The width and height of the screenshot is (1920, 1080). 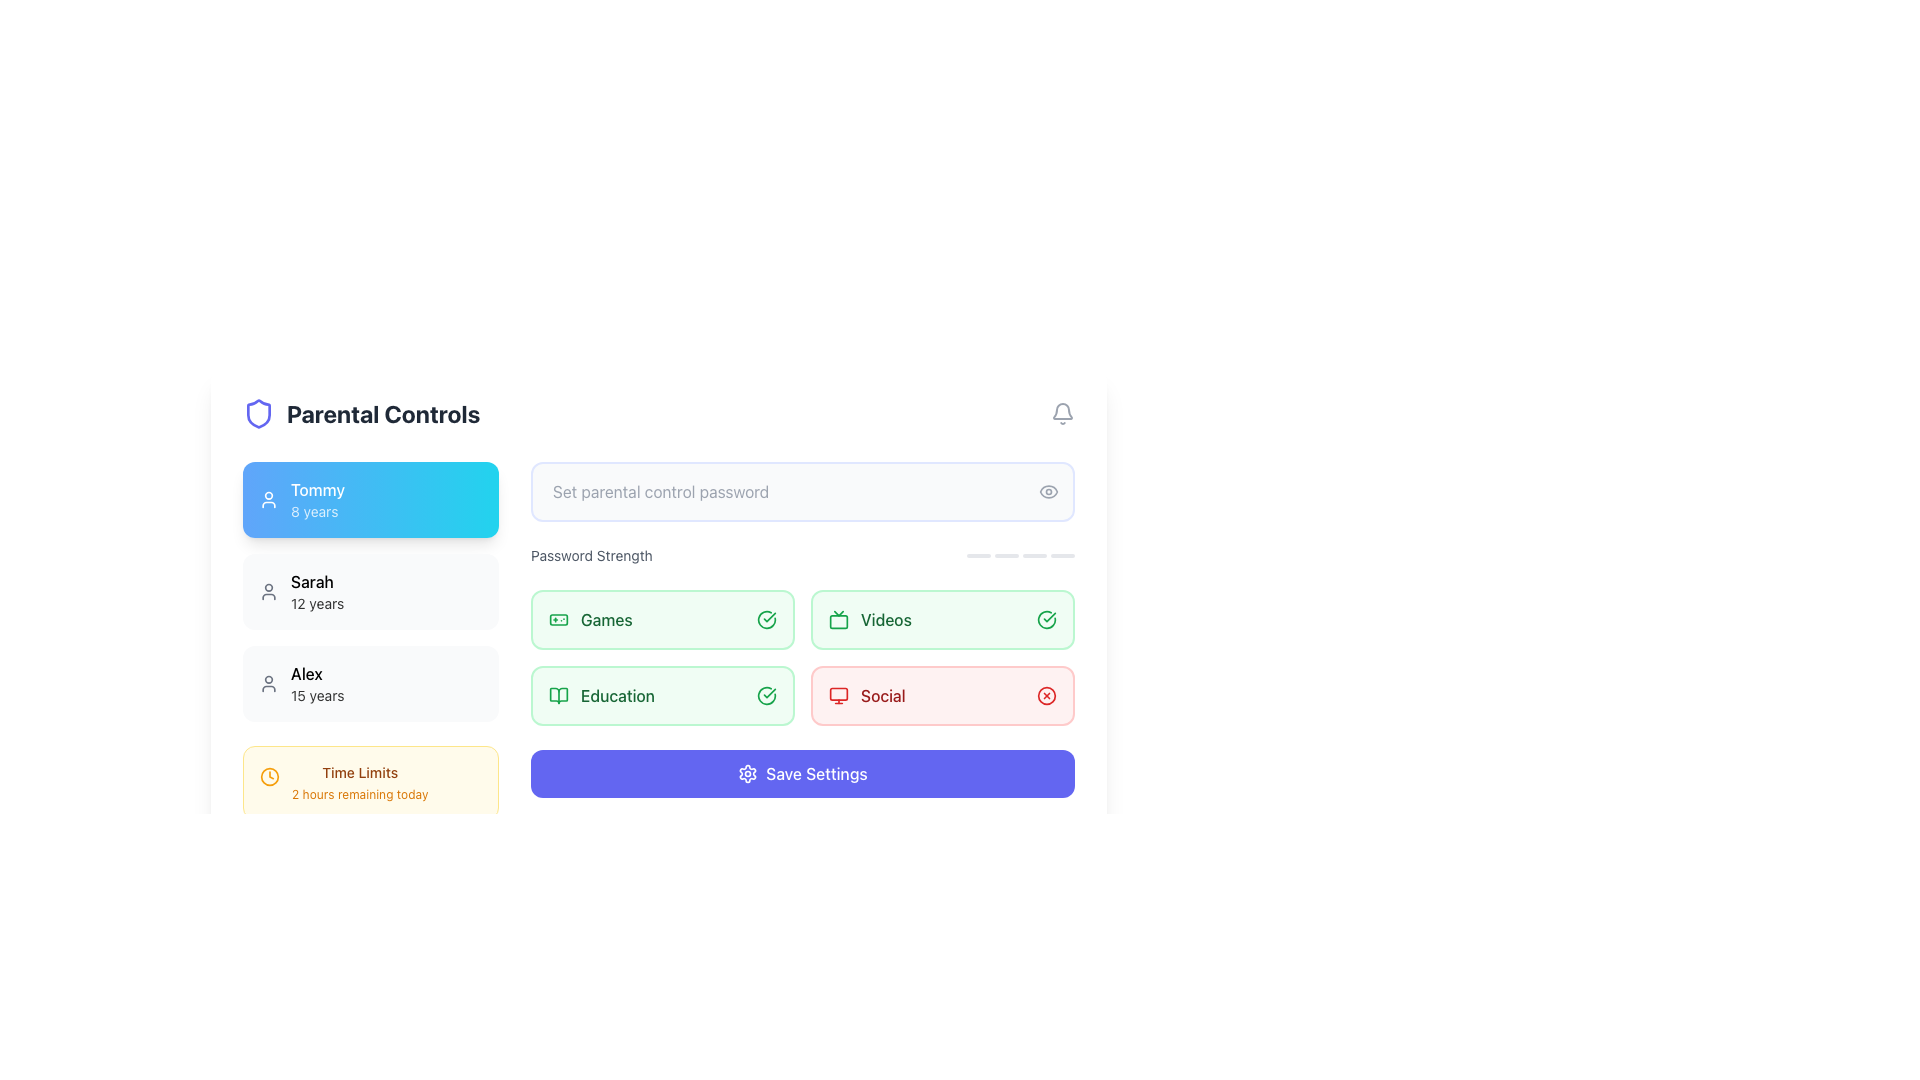 I want to click on the second button in the grid layout related to video settings, located to the right of the 'Games' button and above the 'Social' button, so click(x=941, y=619).